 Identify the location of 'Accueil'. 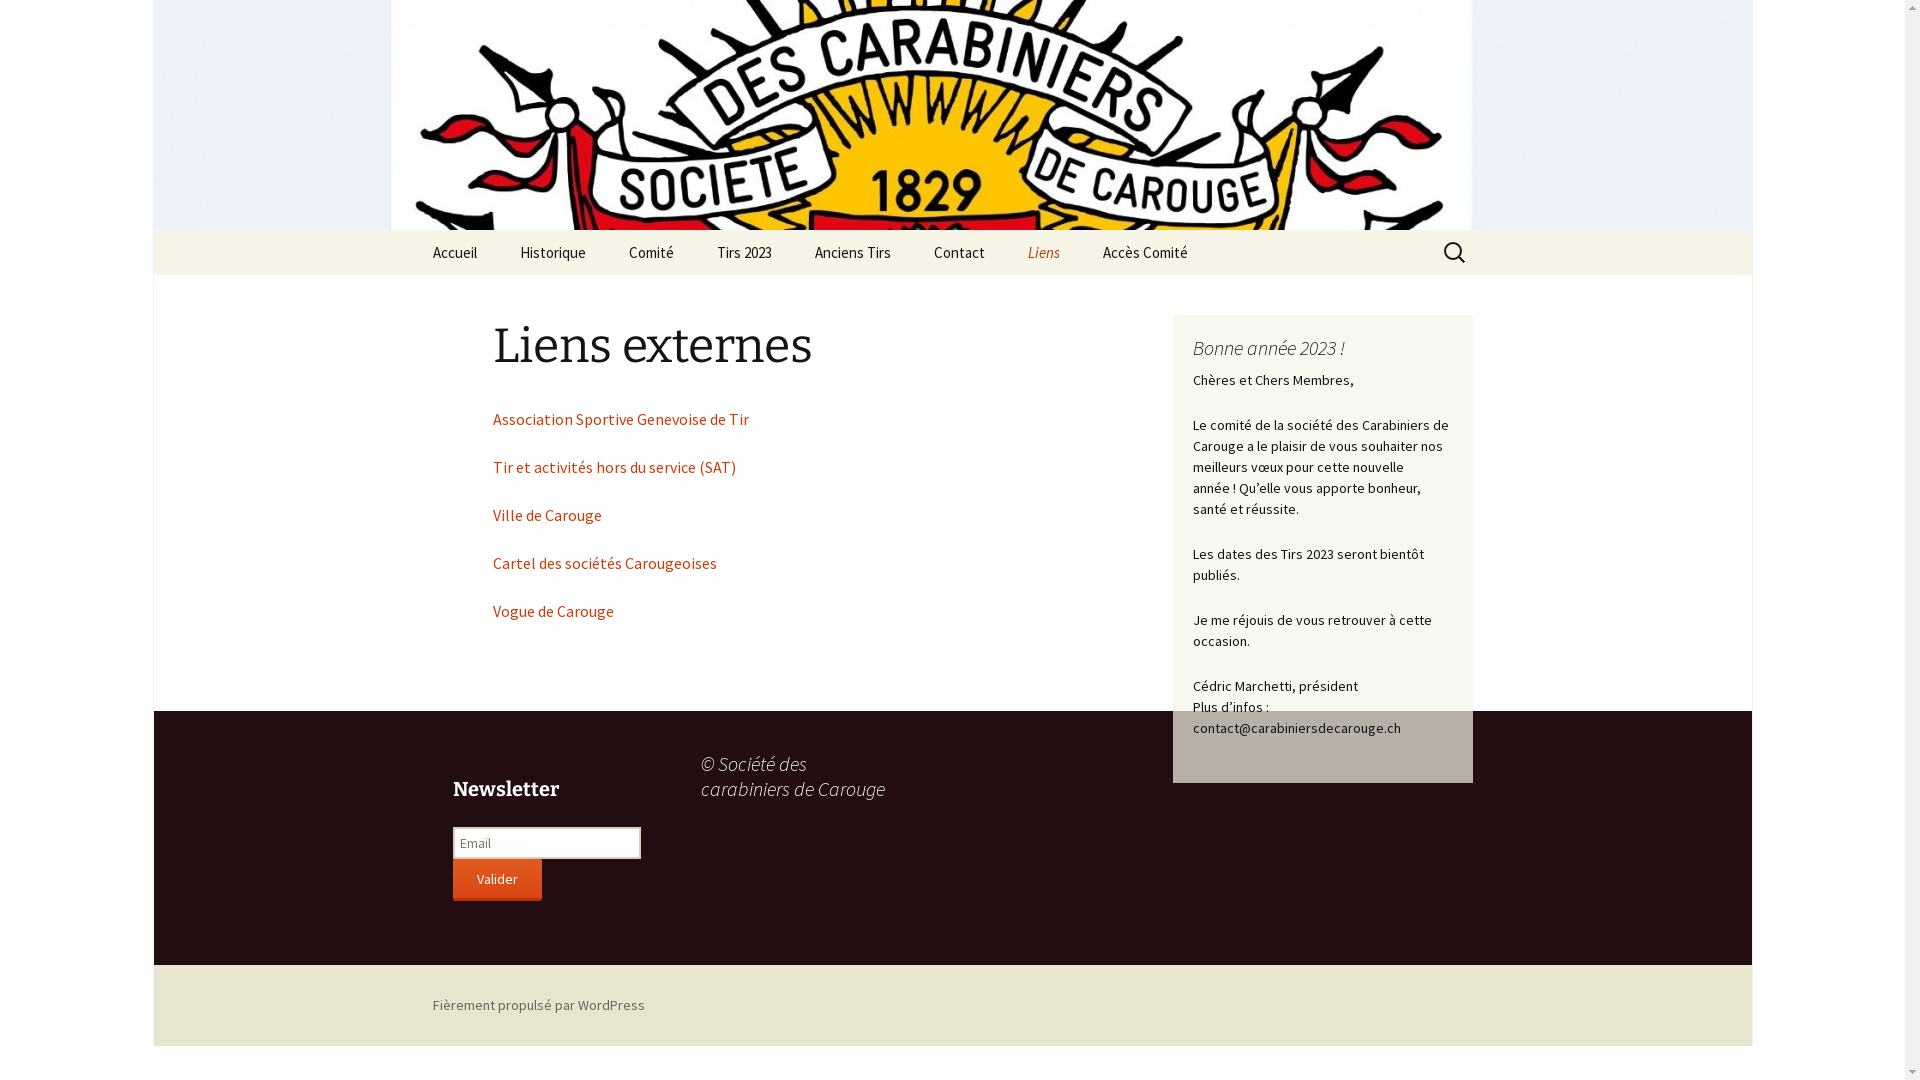
(453, 251).